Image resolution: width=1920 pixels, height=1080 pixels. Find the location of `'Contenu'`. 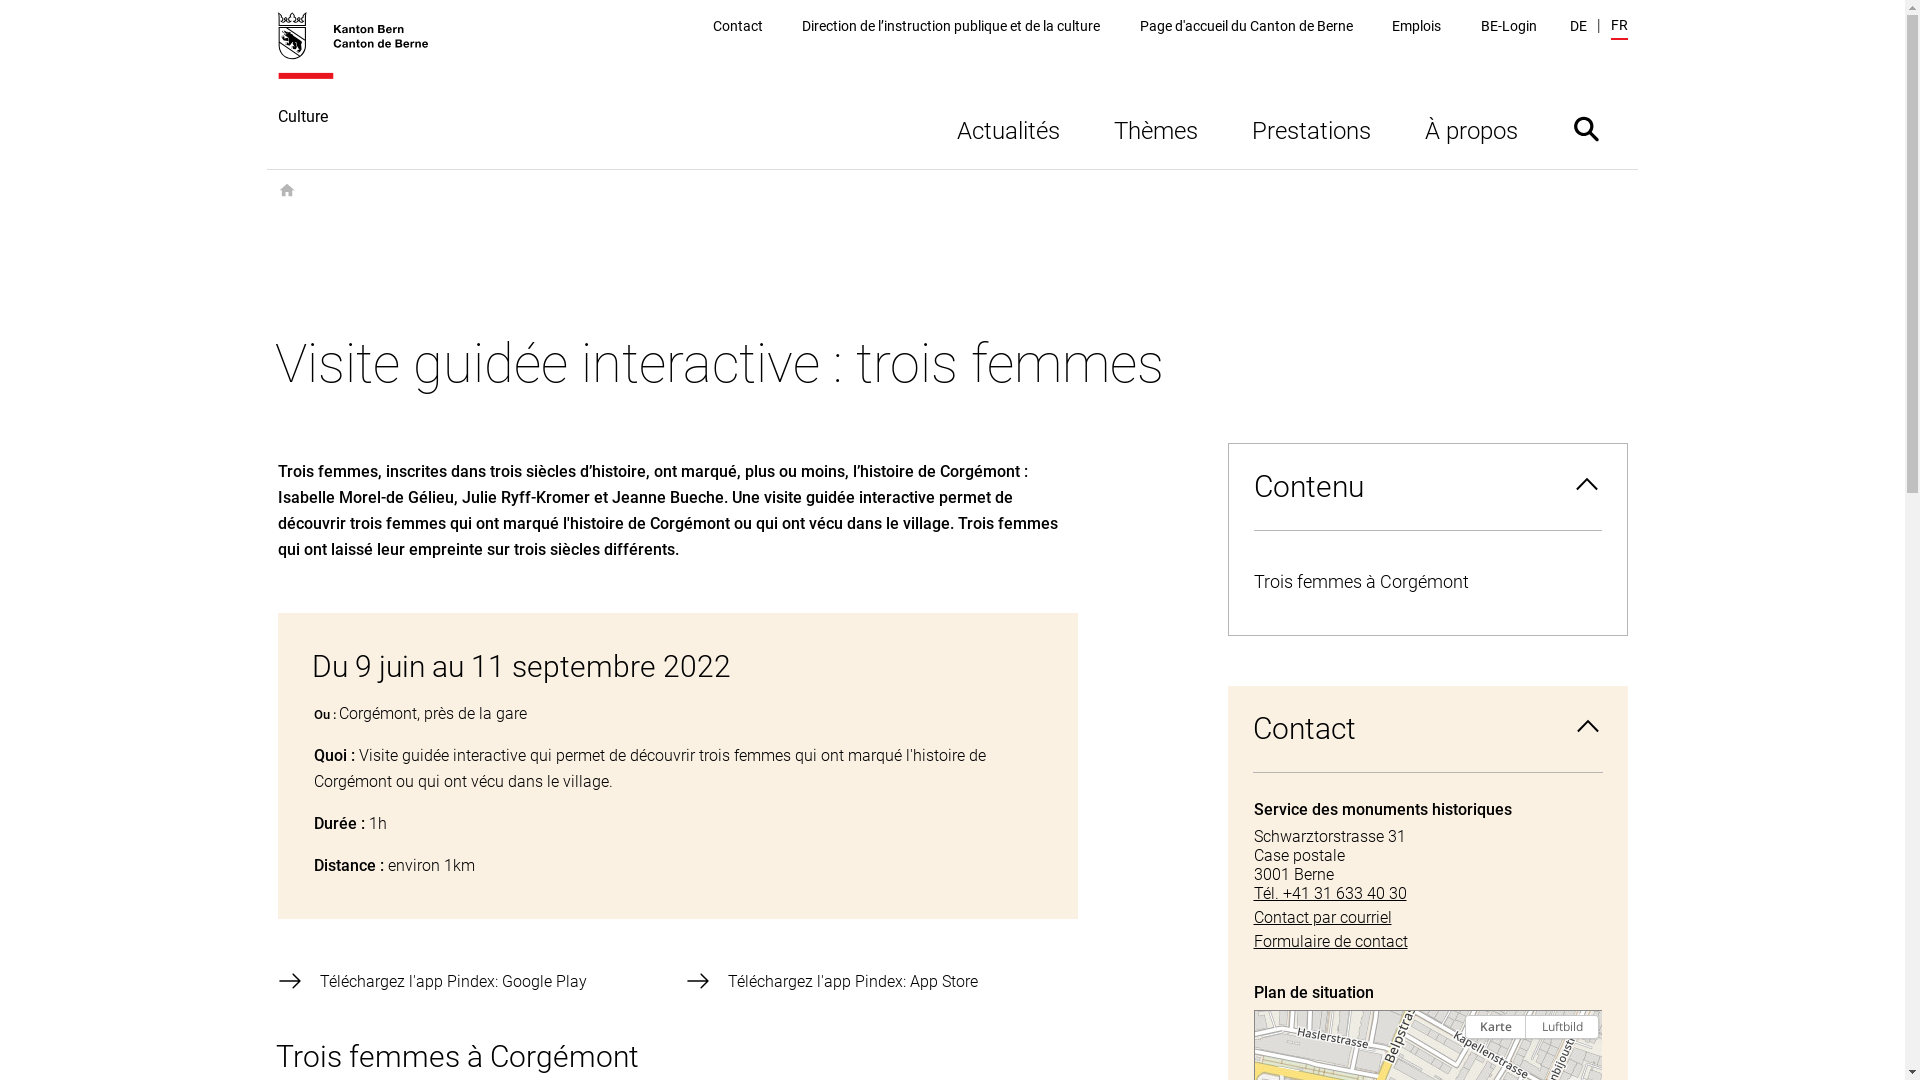

'Contenu' is located at coordinates (1425, 486).